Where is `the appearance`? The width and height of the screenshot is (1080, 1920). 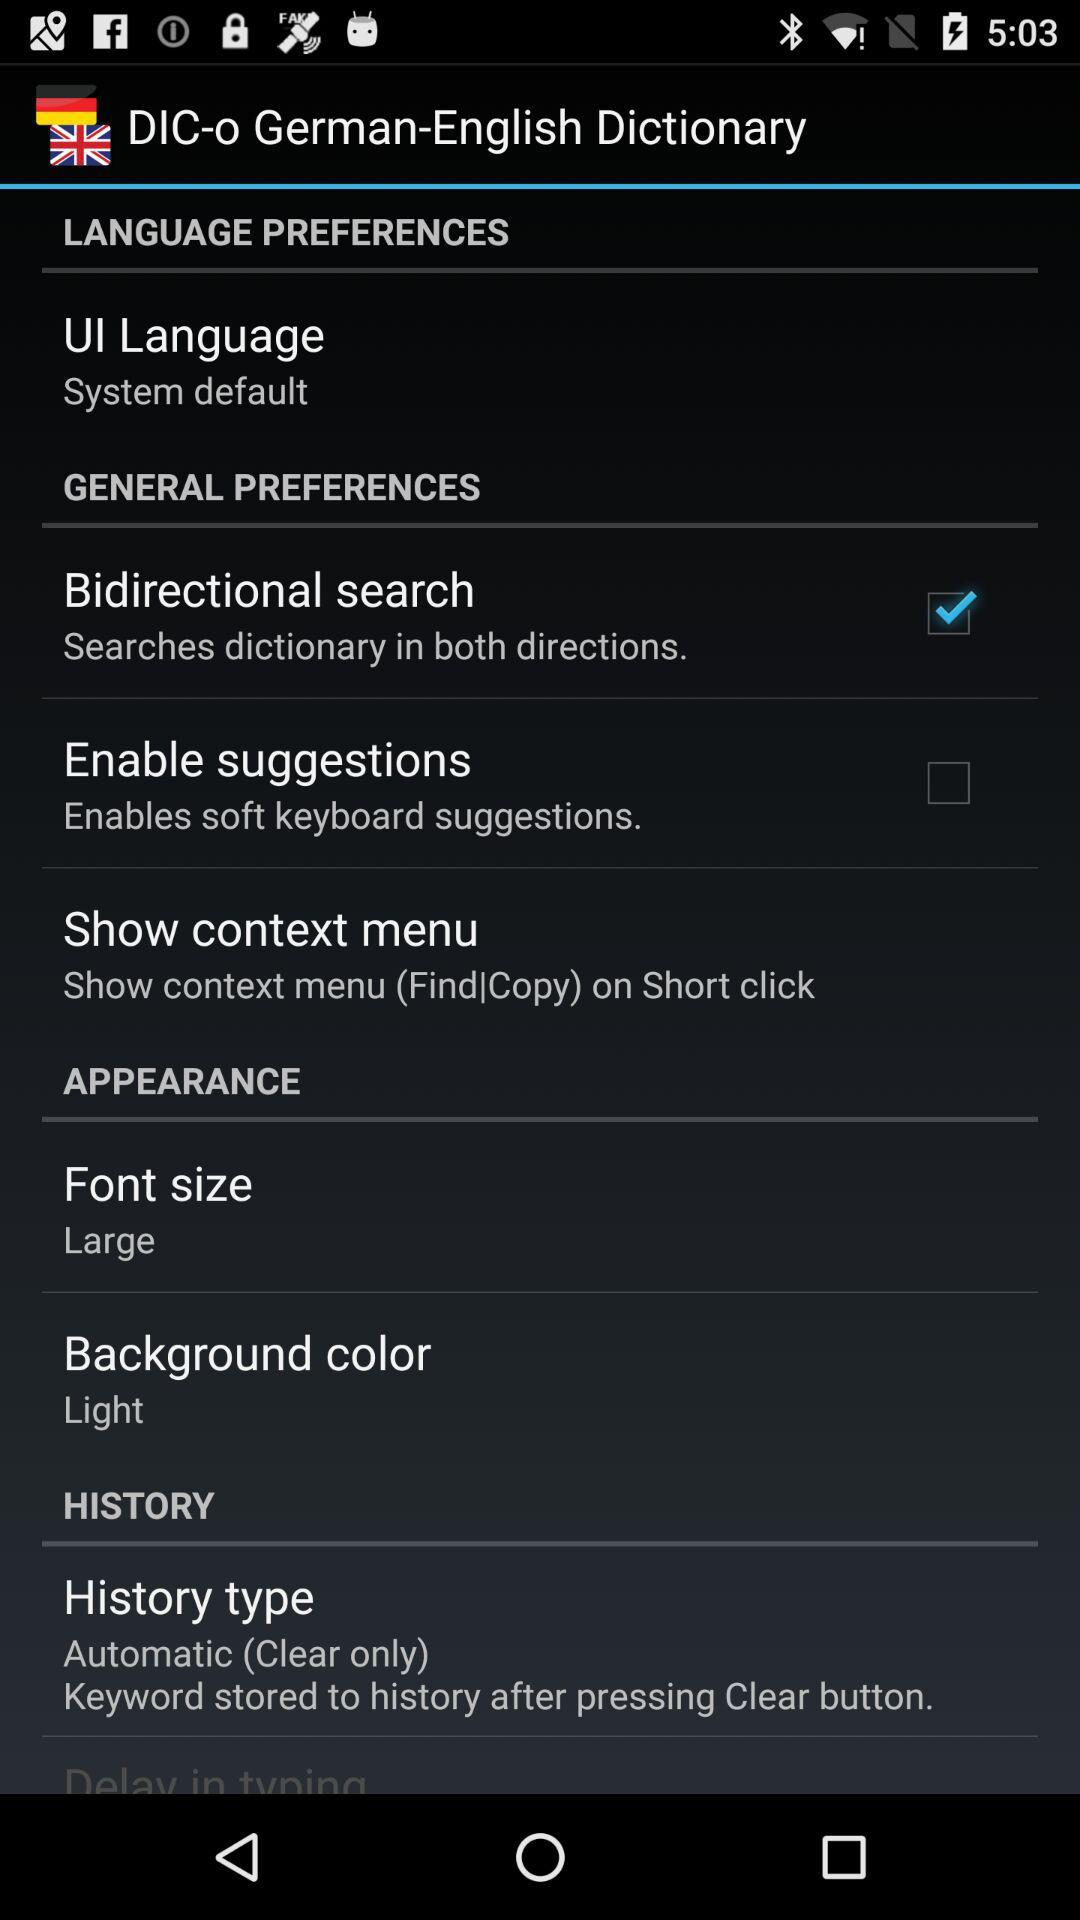
the appearance is located at coordinates (540, 1079).